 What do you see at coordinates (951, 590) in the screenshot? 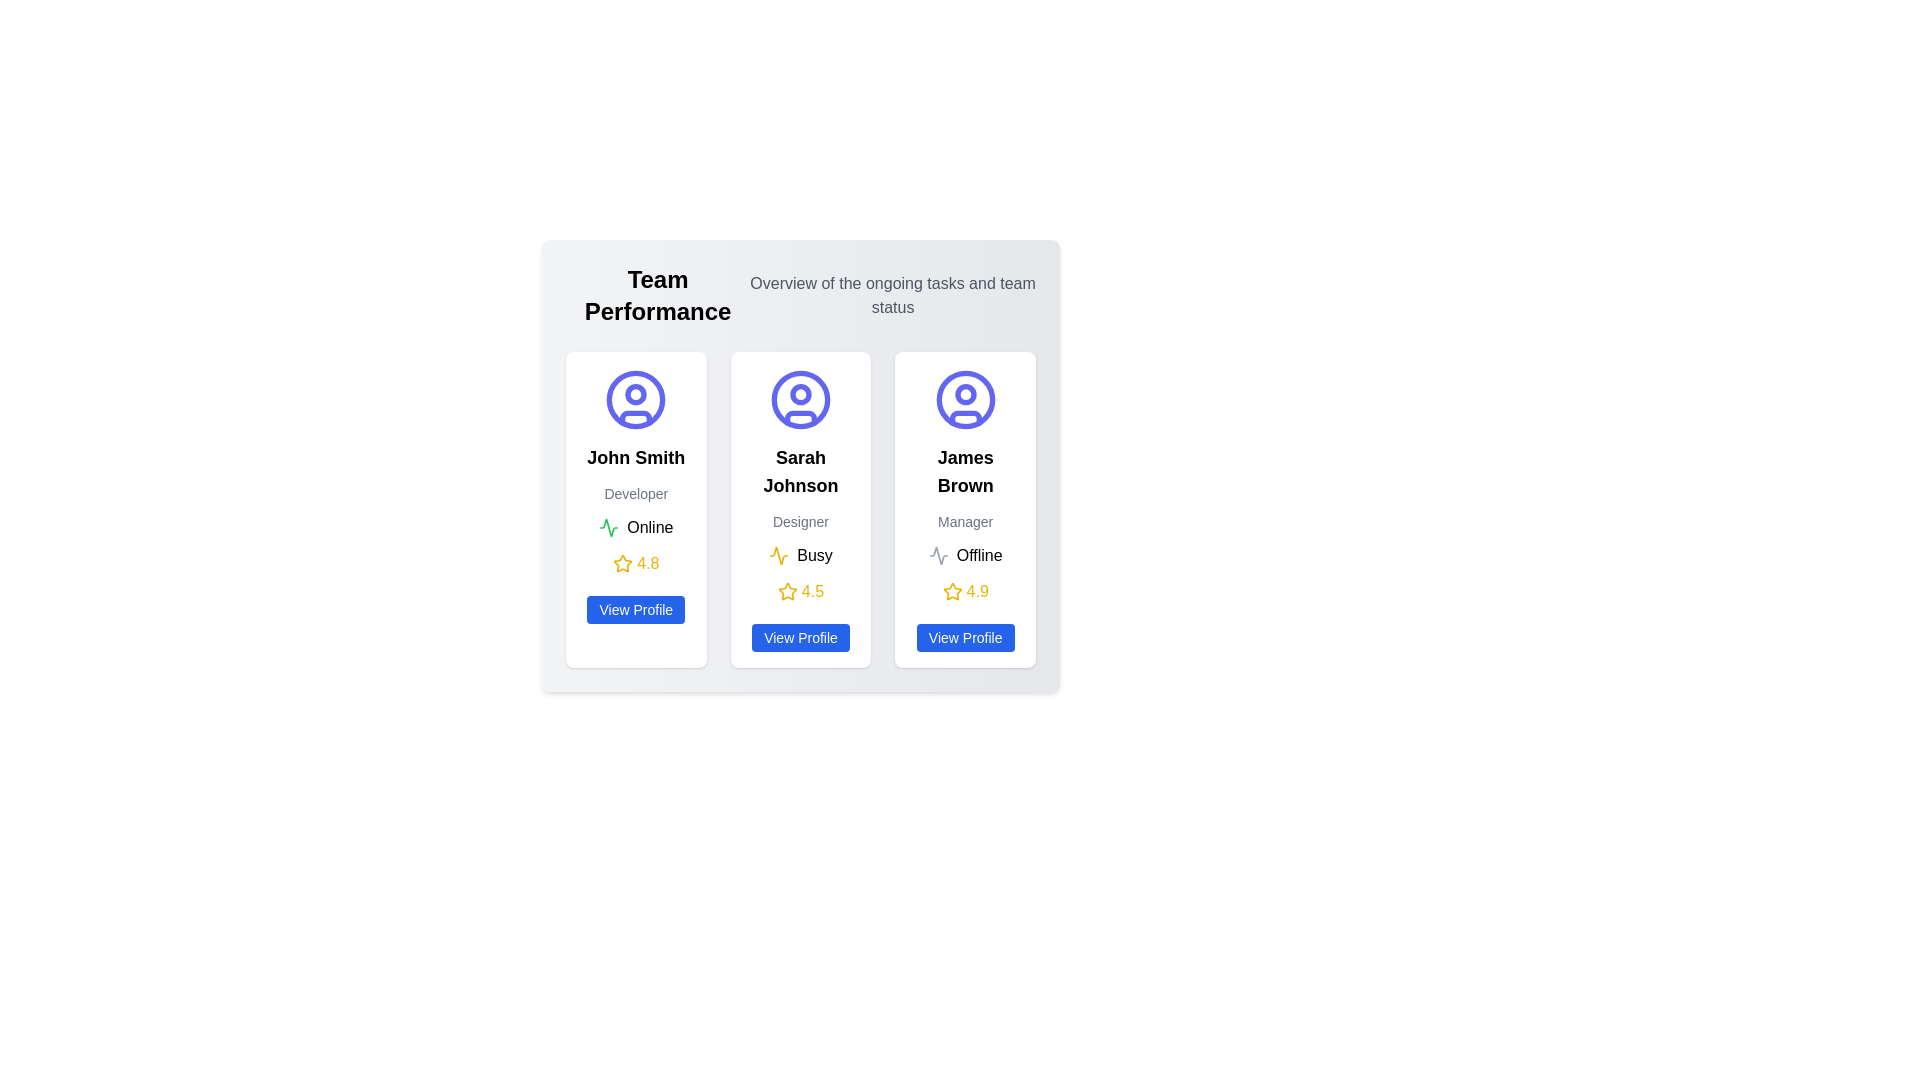
I see `the small yellow star icon located below the 'Offline' text and to the left of the red '4.9' text in the third profile card` at bounding box center [951, 590].